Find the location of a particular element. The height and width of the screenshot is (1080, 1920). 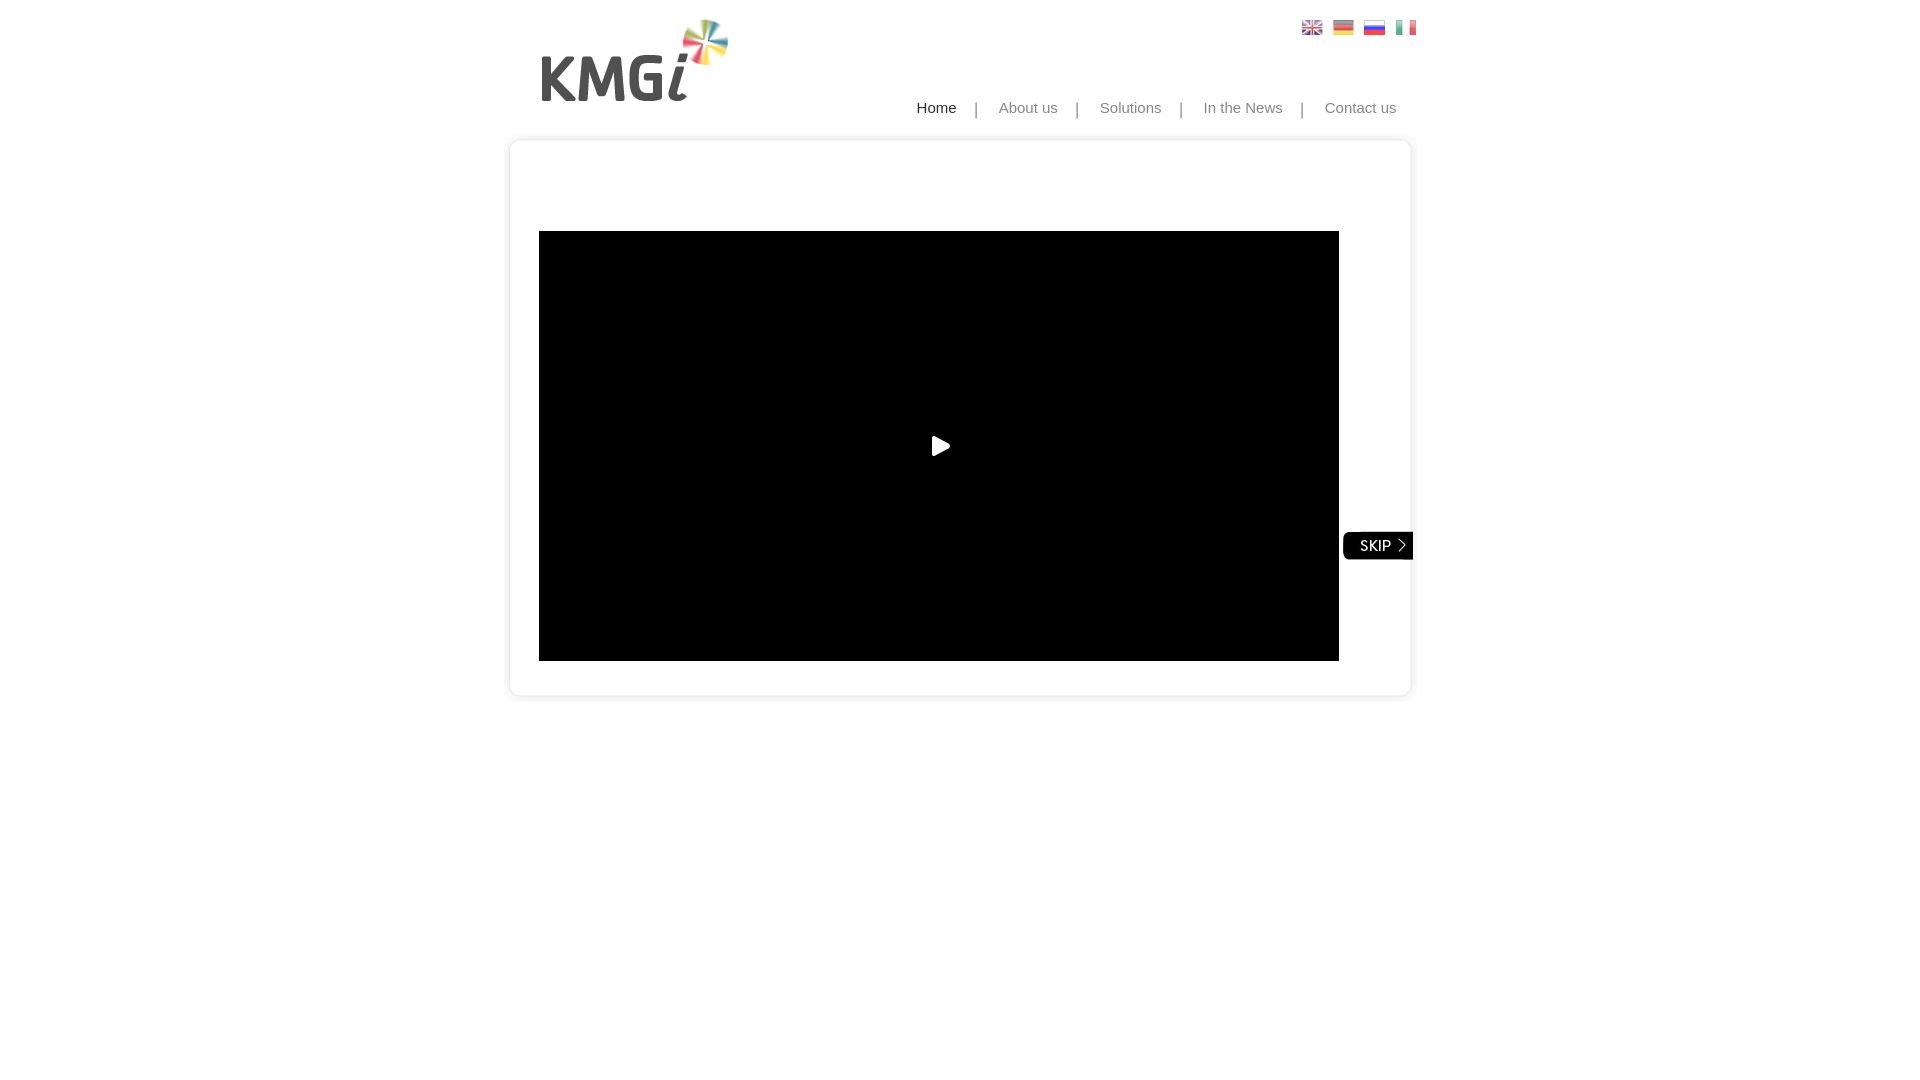

'Home' is located at coordinates (896, 107).